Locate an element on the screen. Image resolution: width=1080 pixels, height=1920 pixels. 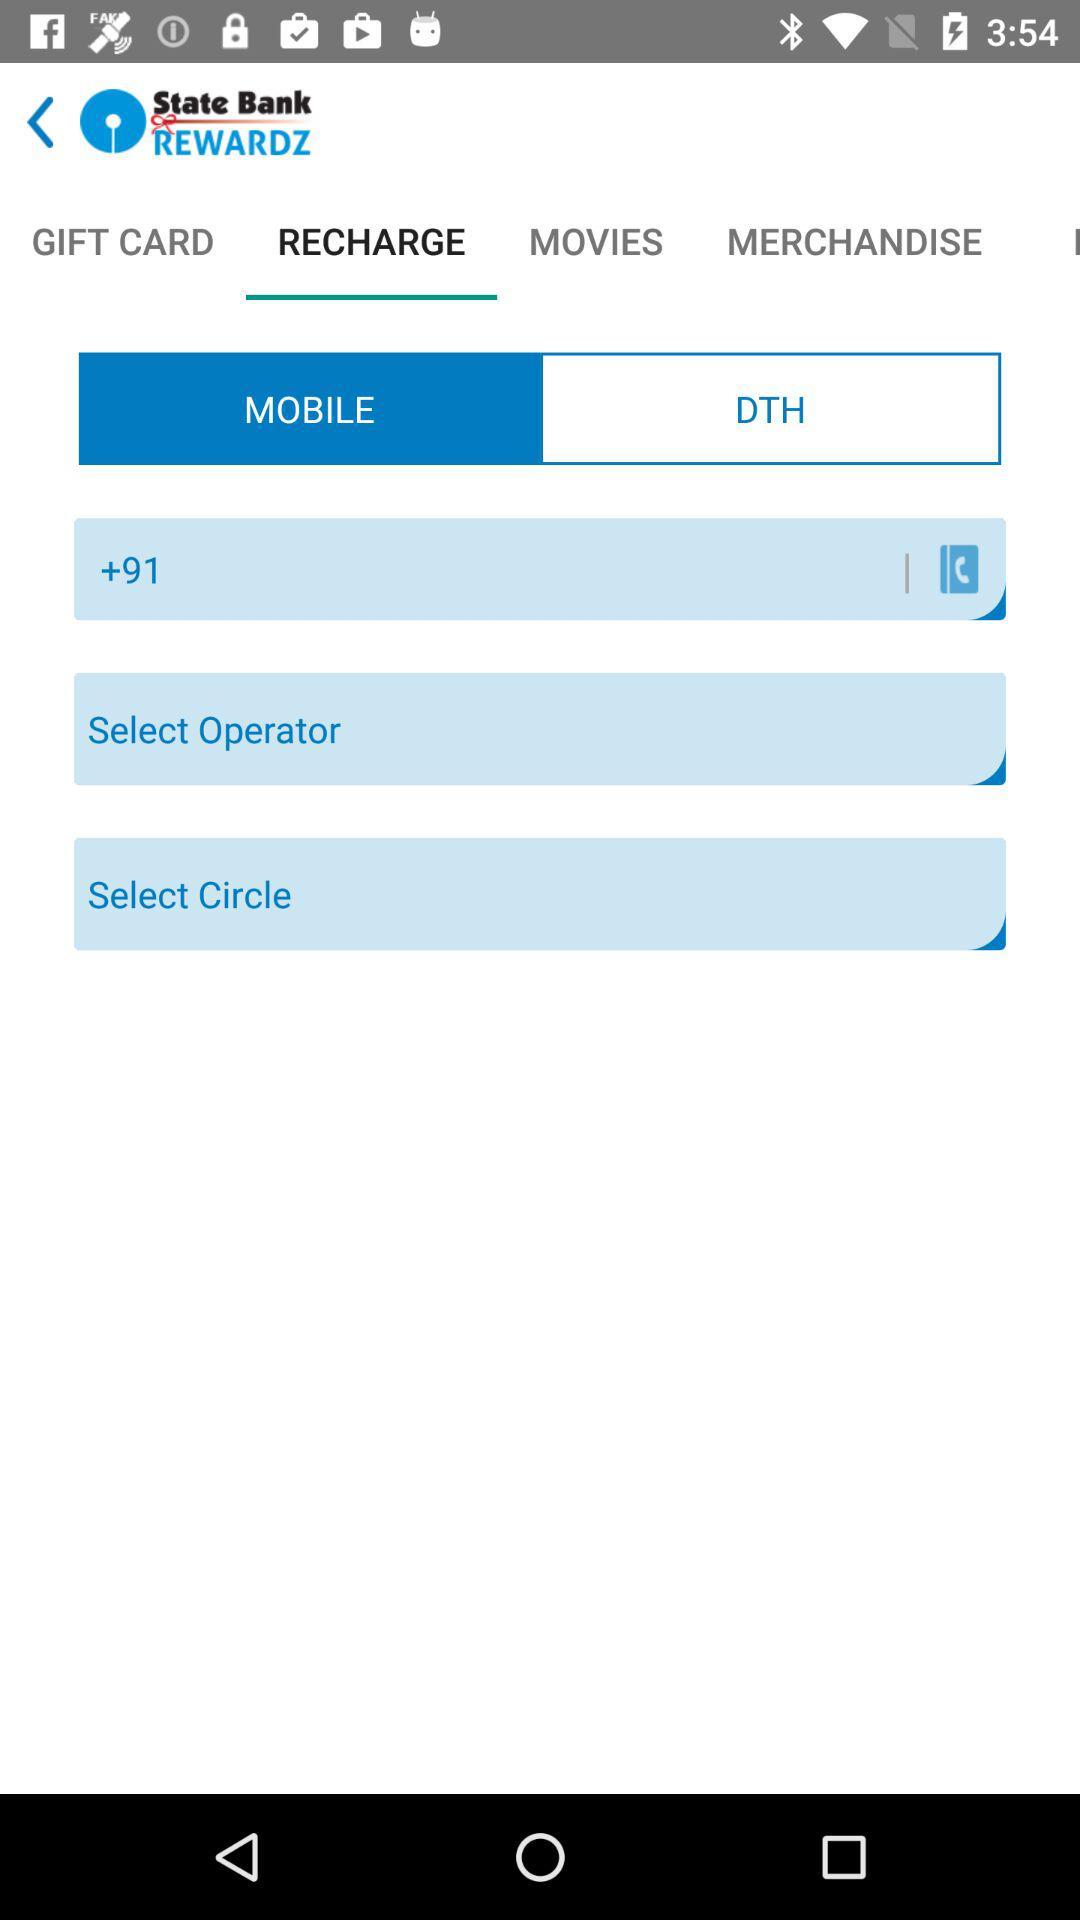
the radio button to the left of the dth item is located at coordinates (309, 407).